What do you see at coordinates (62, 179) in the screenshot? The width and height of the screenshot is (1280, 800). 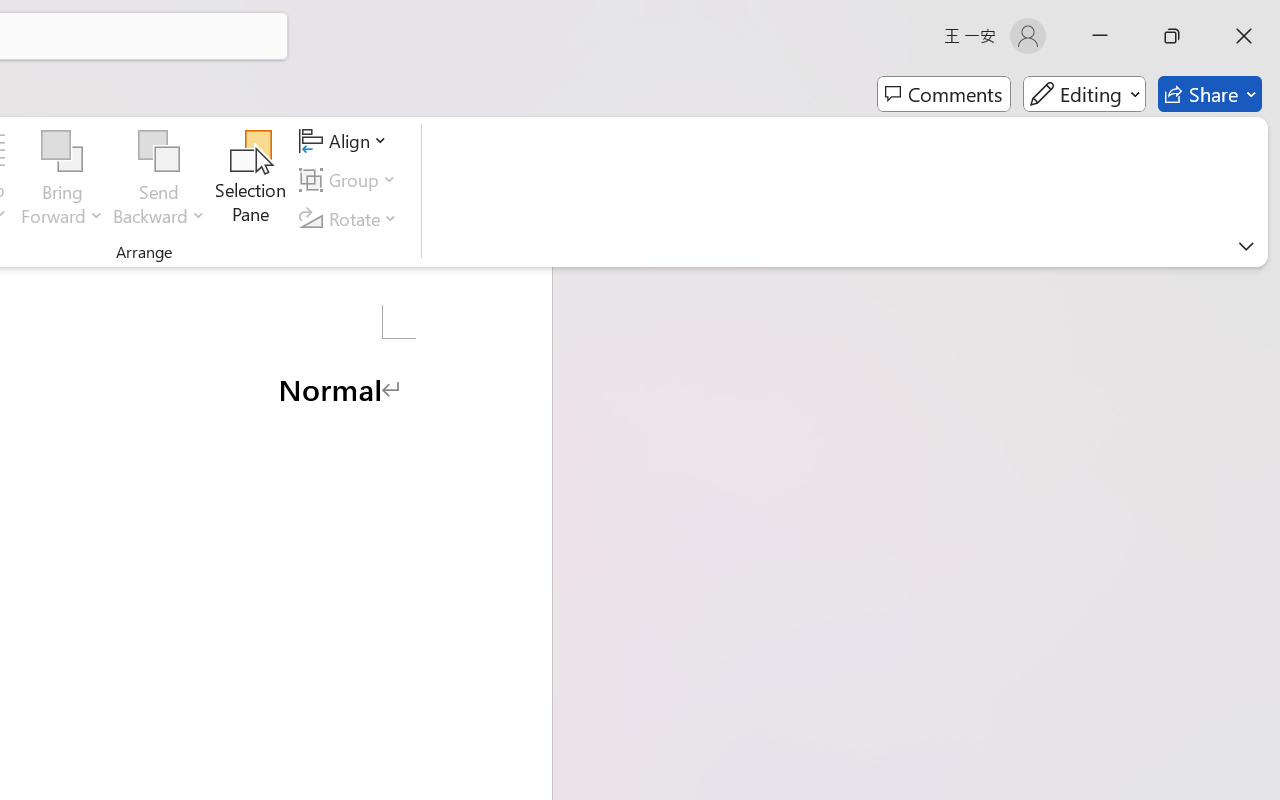 I see `'Bring Forward'` at bounding box center [62, 179].